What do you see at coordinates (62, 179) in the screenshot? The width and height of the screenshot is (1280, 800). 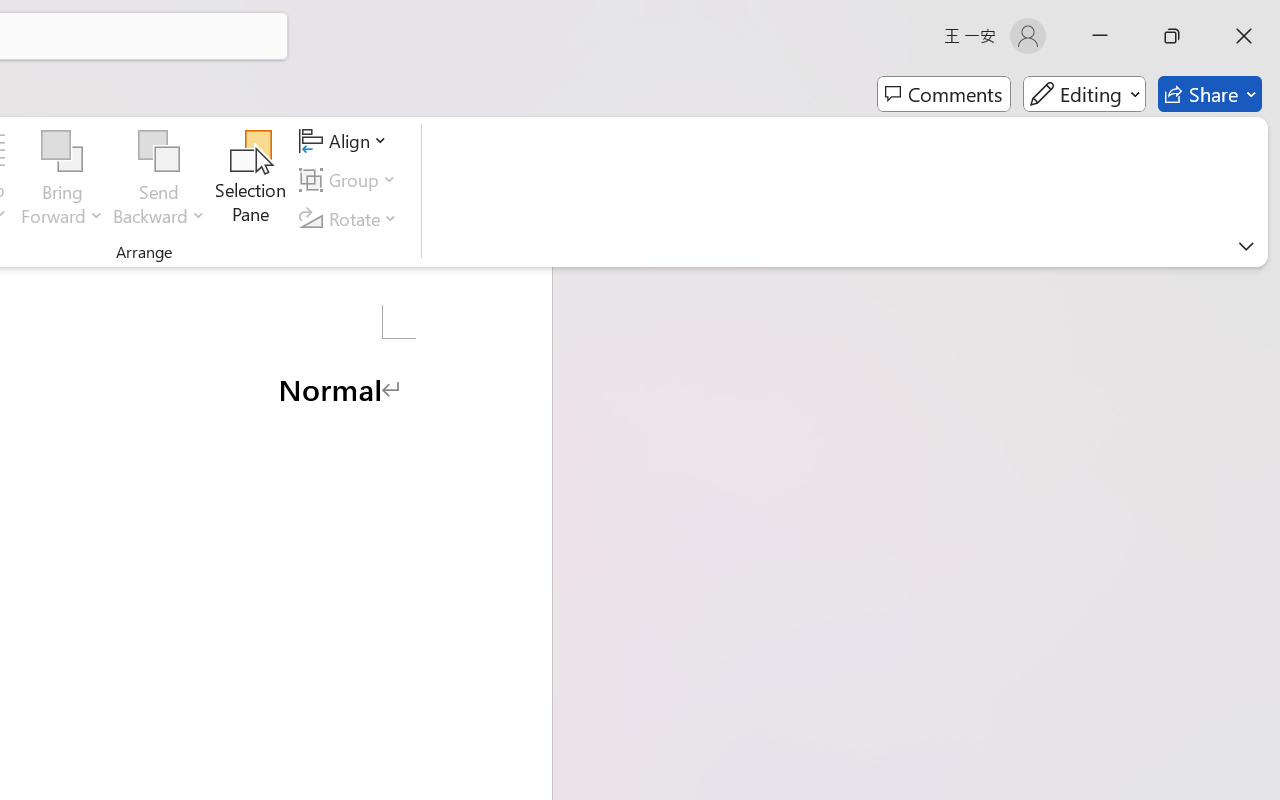 I see `'Bring Forward'` at bounding box center [62, 179].